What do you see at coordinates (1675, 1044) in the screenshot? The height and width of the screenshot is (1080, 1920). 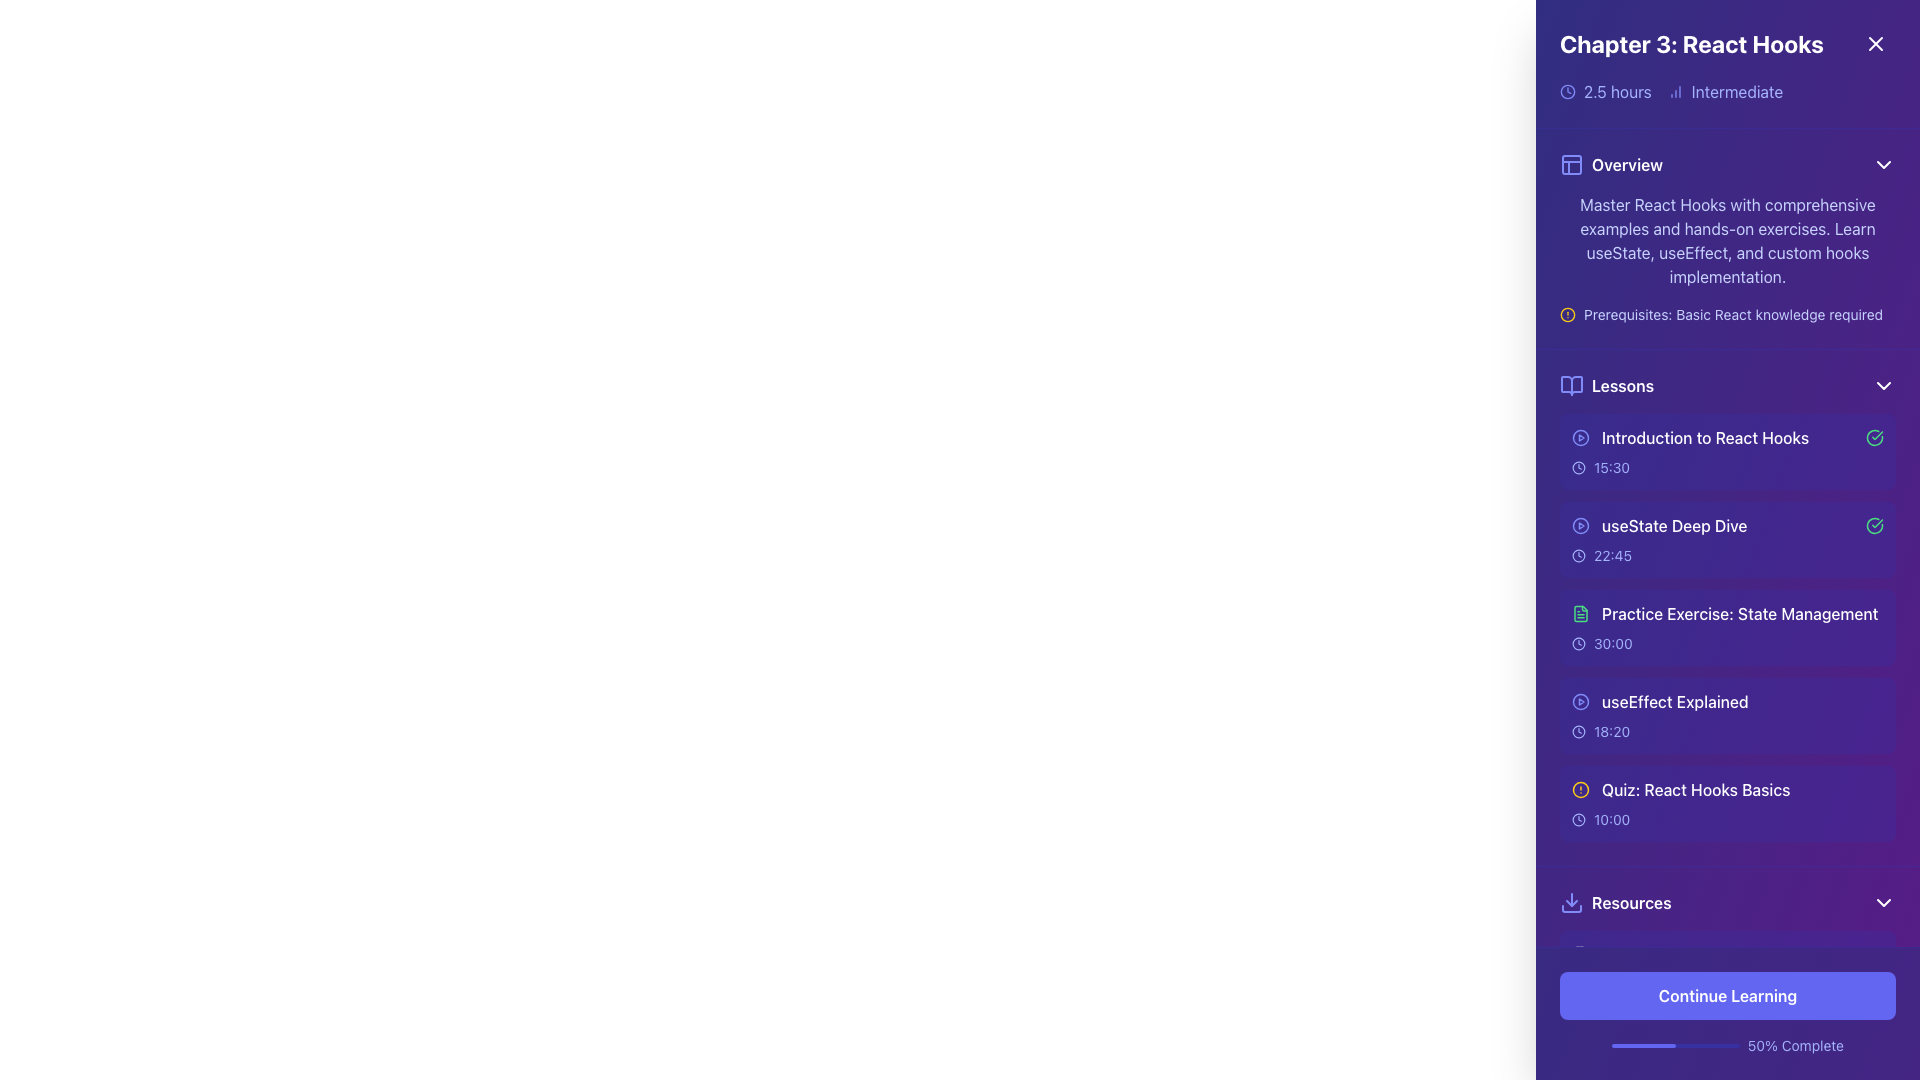 I see `the progress bar indicating '50% Complete', which is a linear progress bar with a dark indigo background and a lighter indigo segment, located centrally below the 'Continue Learning' button` at bounding box center [1675, 1044].